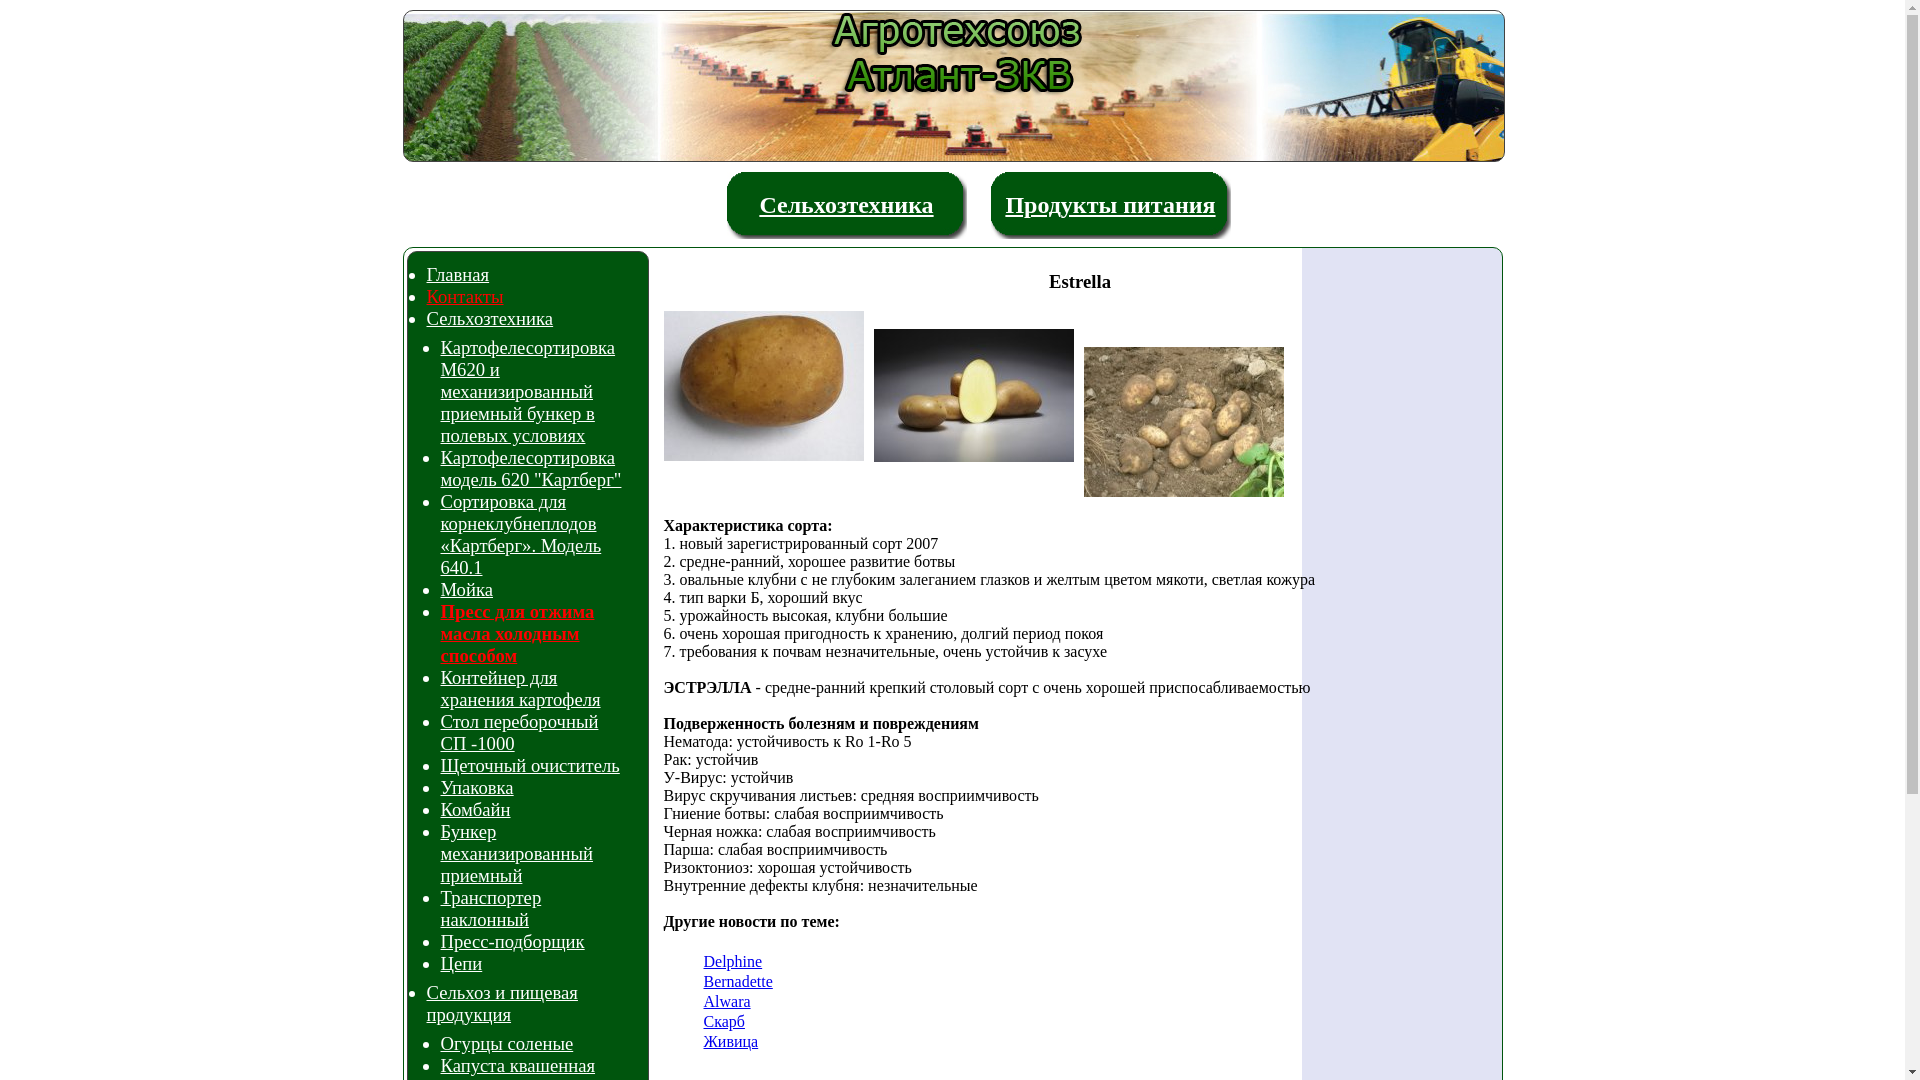 This screenshot has width=1920, height=1080. I want to click on 'Estrella', so click(979, 400).